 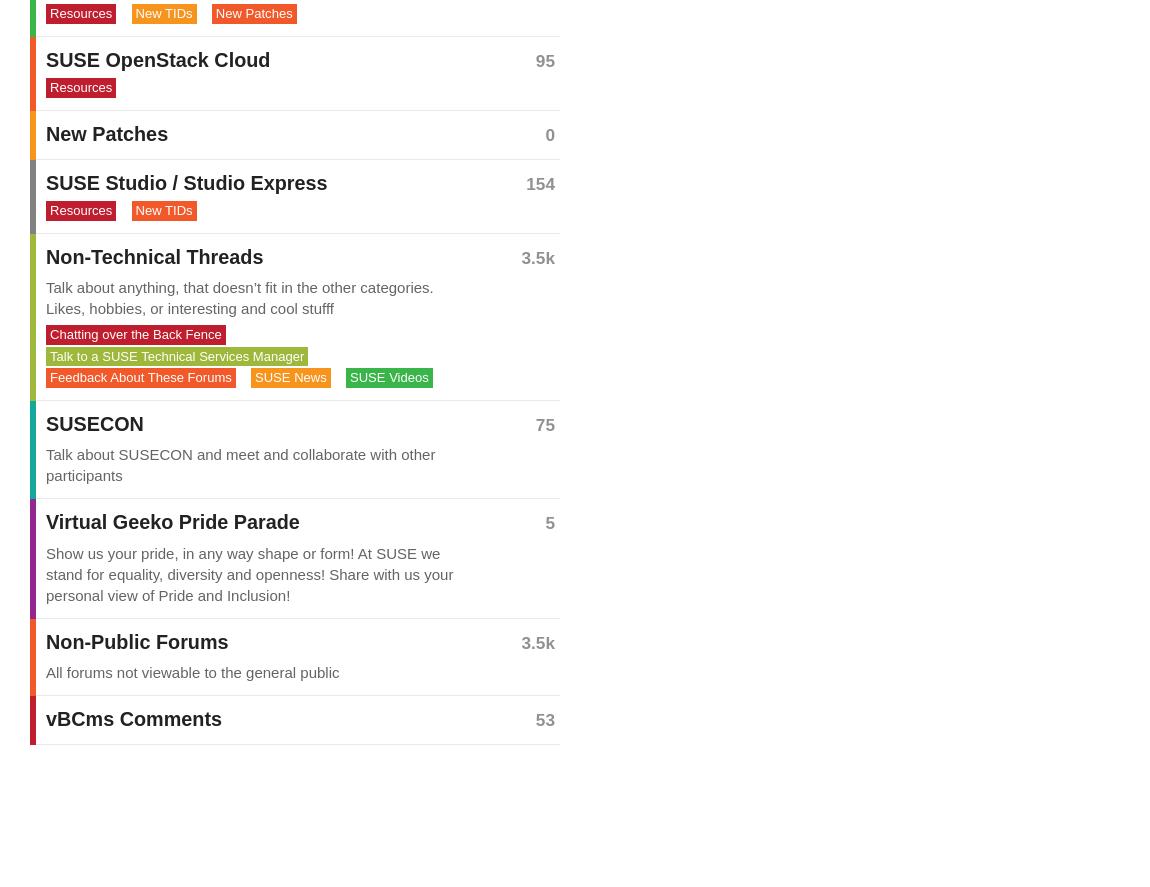 I want to click on '75', so click(x=534, y=424).